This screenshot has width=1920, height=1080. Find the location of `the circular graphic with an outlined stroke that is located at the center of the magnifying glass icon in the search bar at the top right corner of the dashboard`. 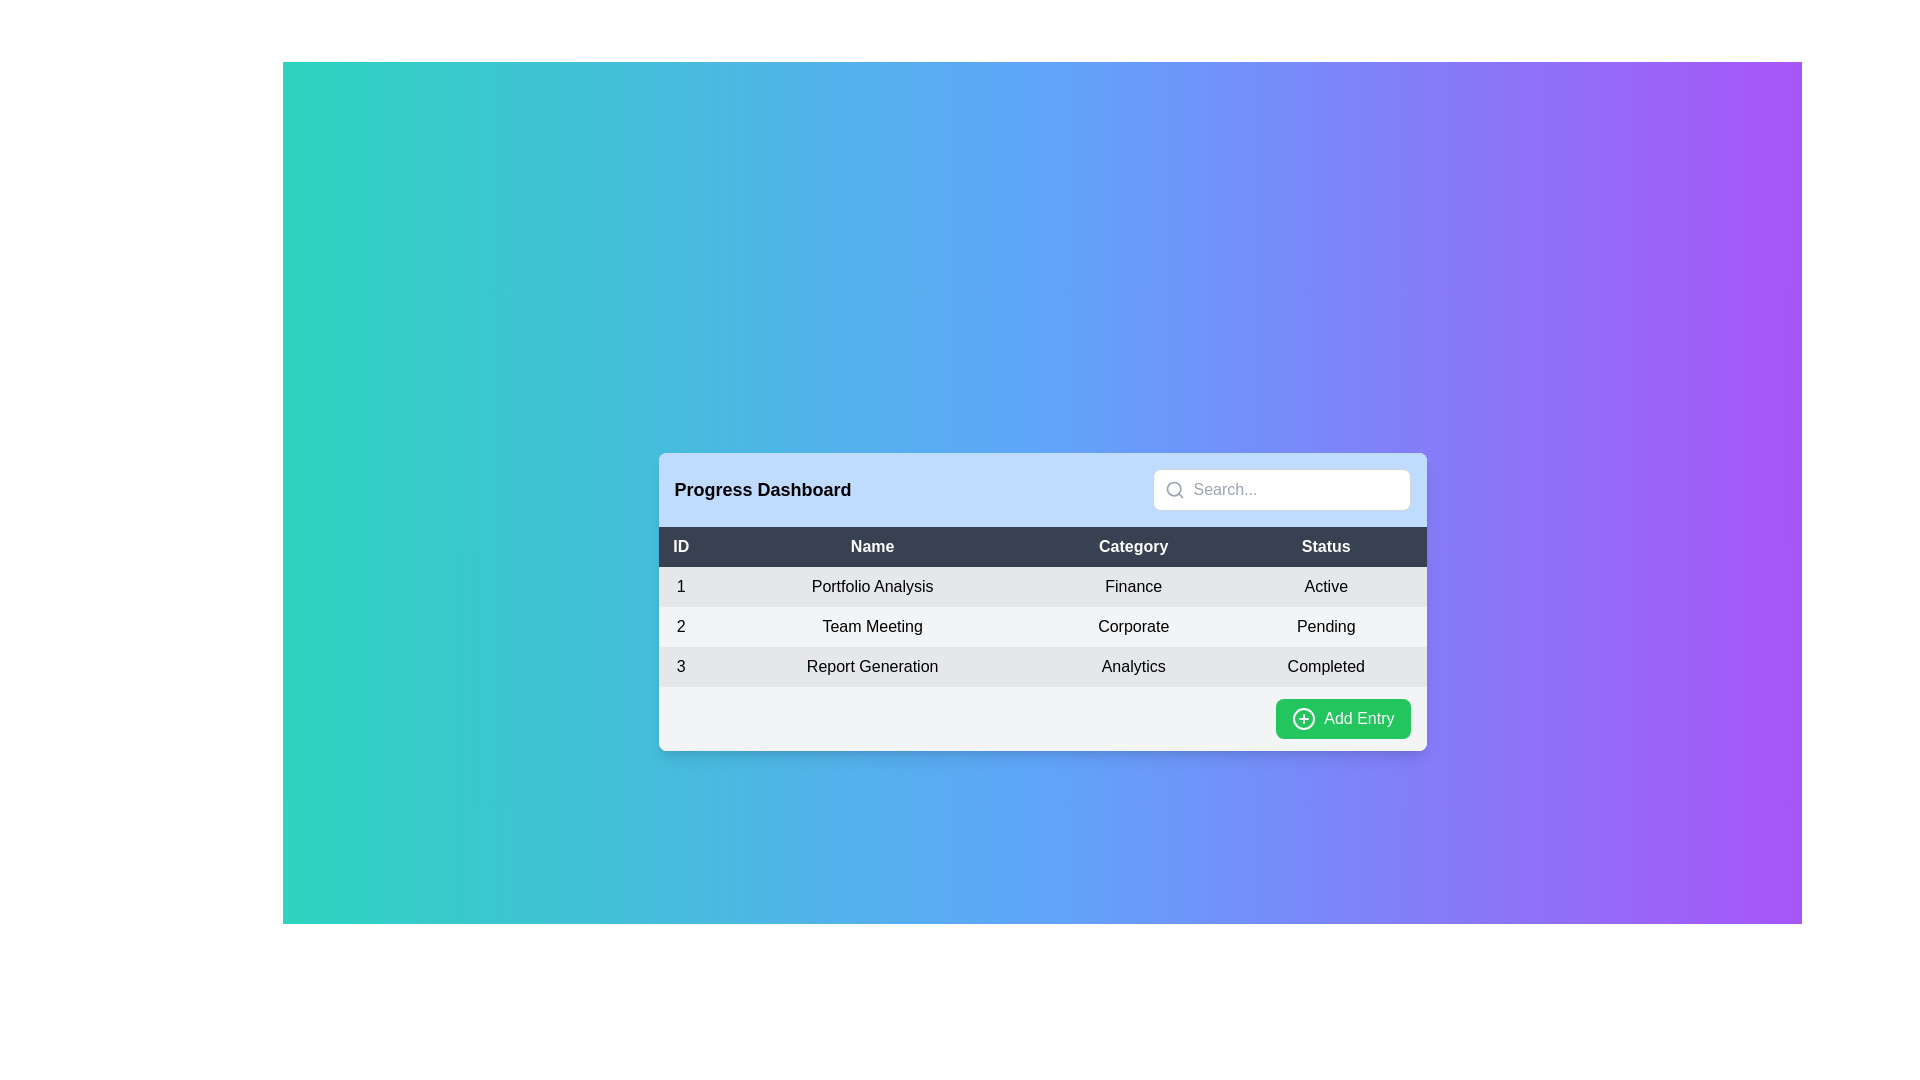

the circular graphic with an outlined stroke that is located at the center of the magnifying glass icon in the search bar at the top right corner of the dashboard is located at coordinates (1173, 489).